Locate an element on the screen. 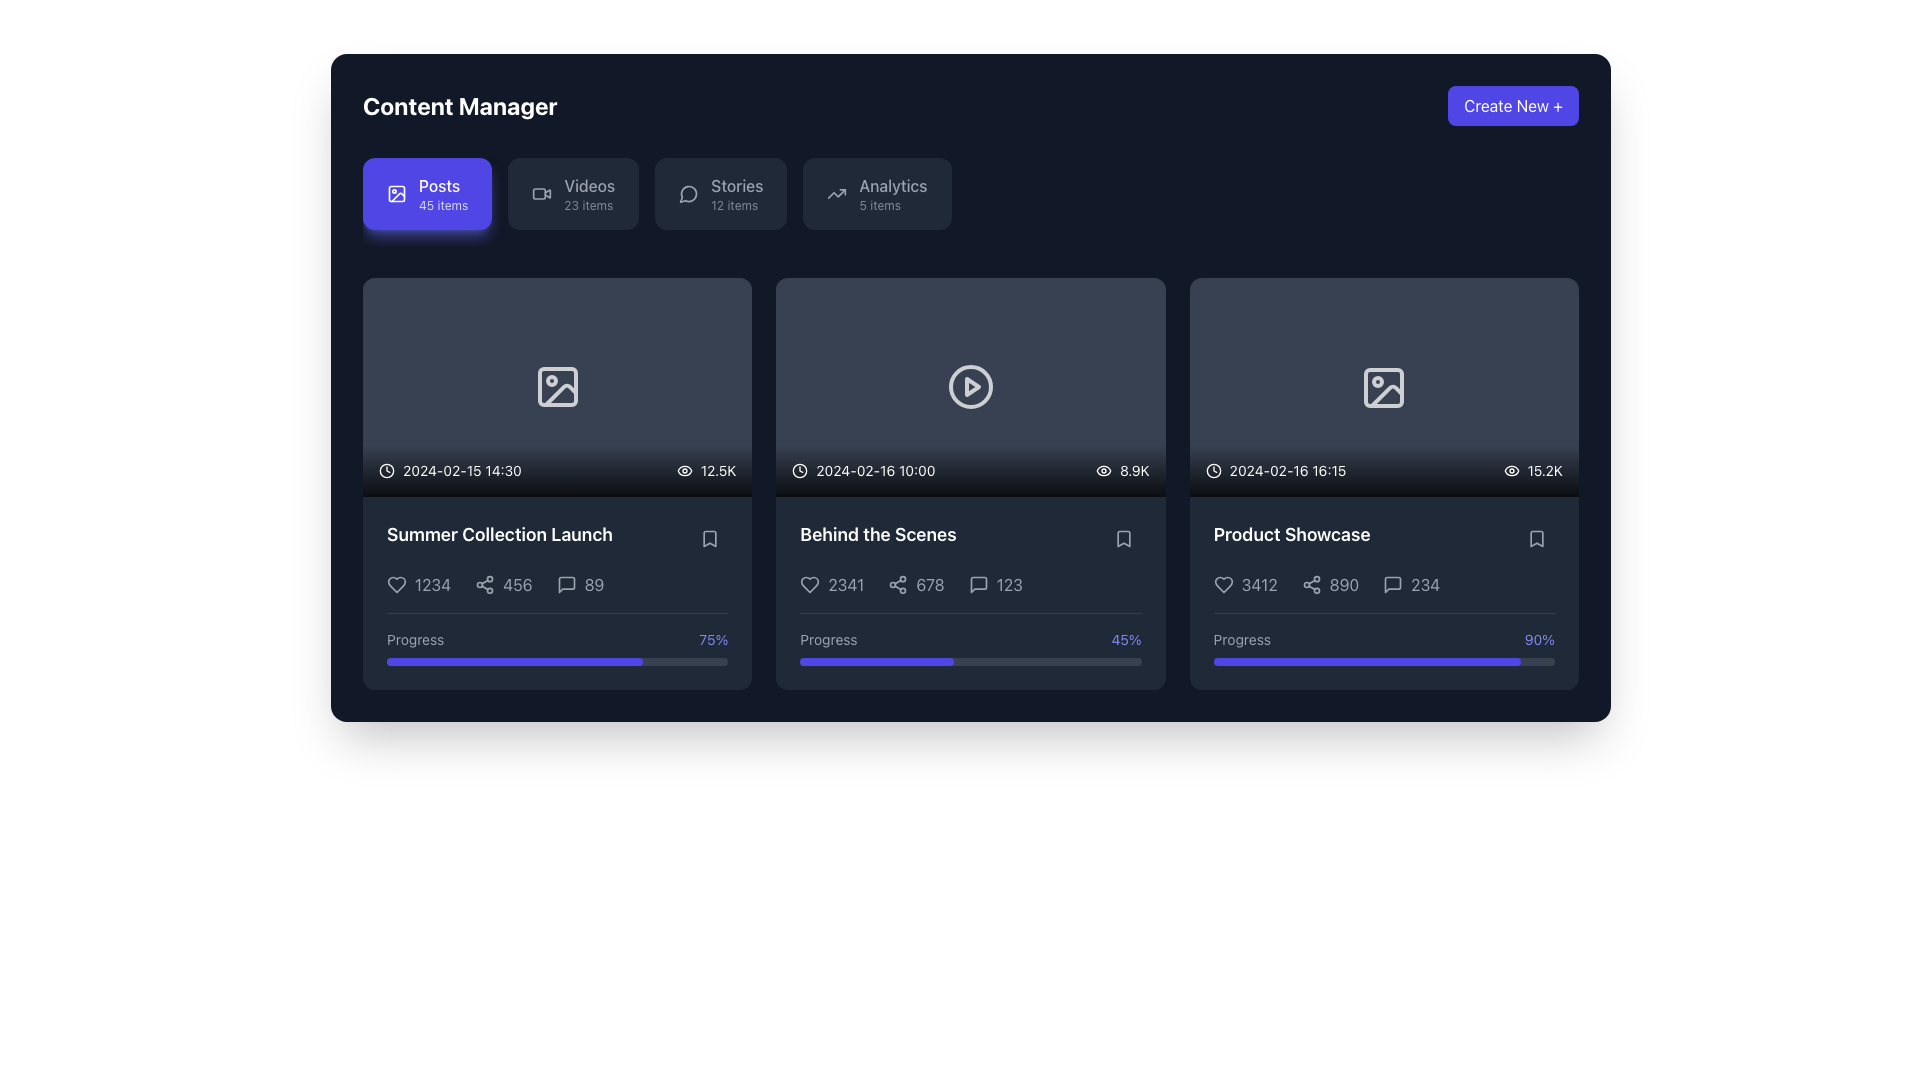 This screenshot has height=1080, width=1920. the label displaying the view count '12.5K', which is styled in a small white font on a dark background, located in the top-right corner of the 'Summer Collection Launch' card, next to an eye icon is located at coordinates (718, 470).